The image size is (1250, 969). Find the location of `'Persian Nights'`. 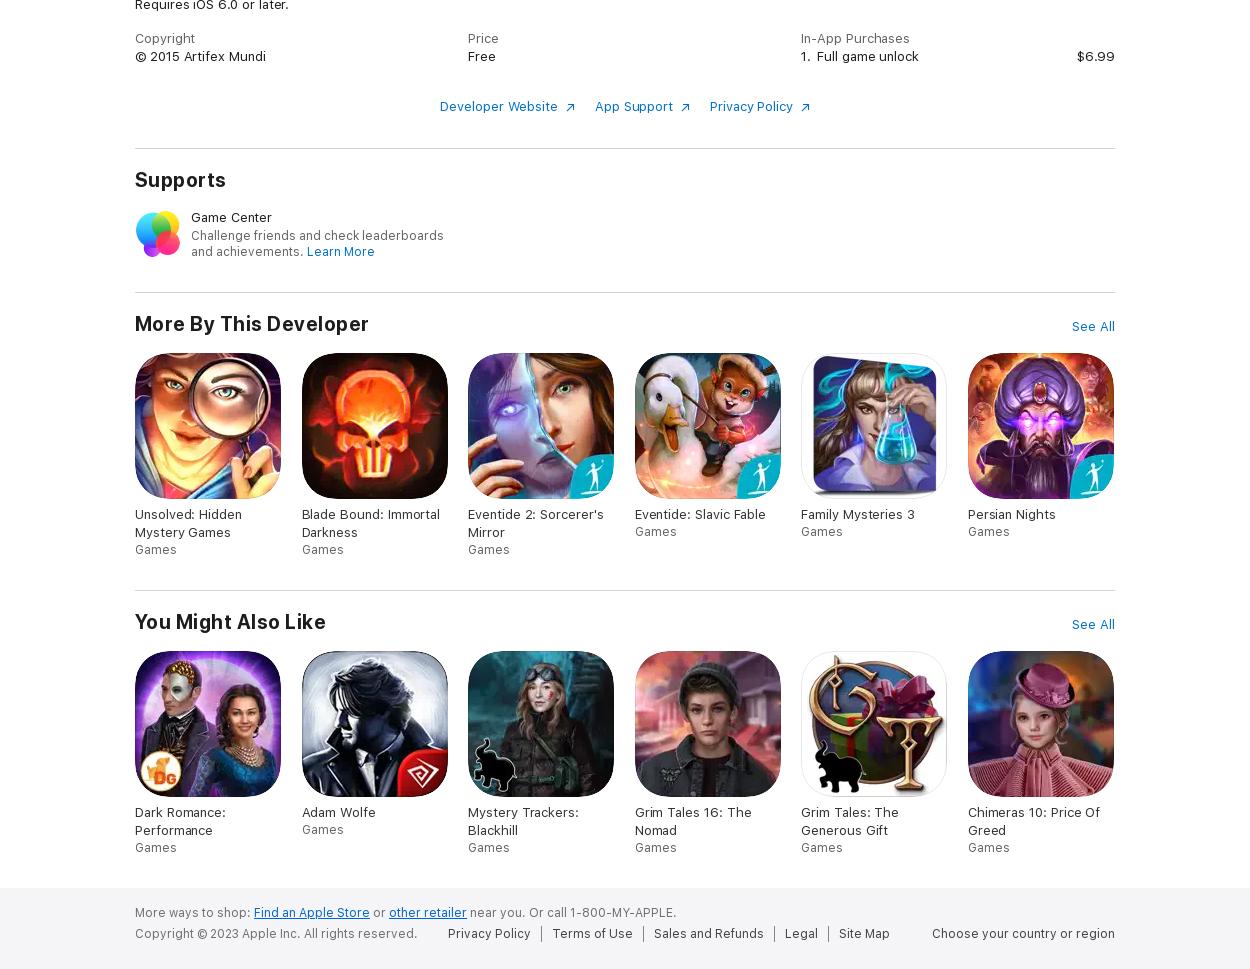

'Persian Nights' is located at coordinates (965, 512).